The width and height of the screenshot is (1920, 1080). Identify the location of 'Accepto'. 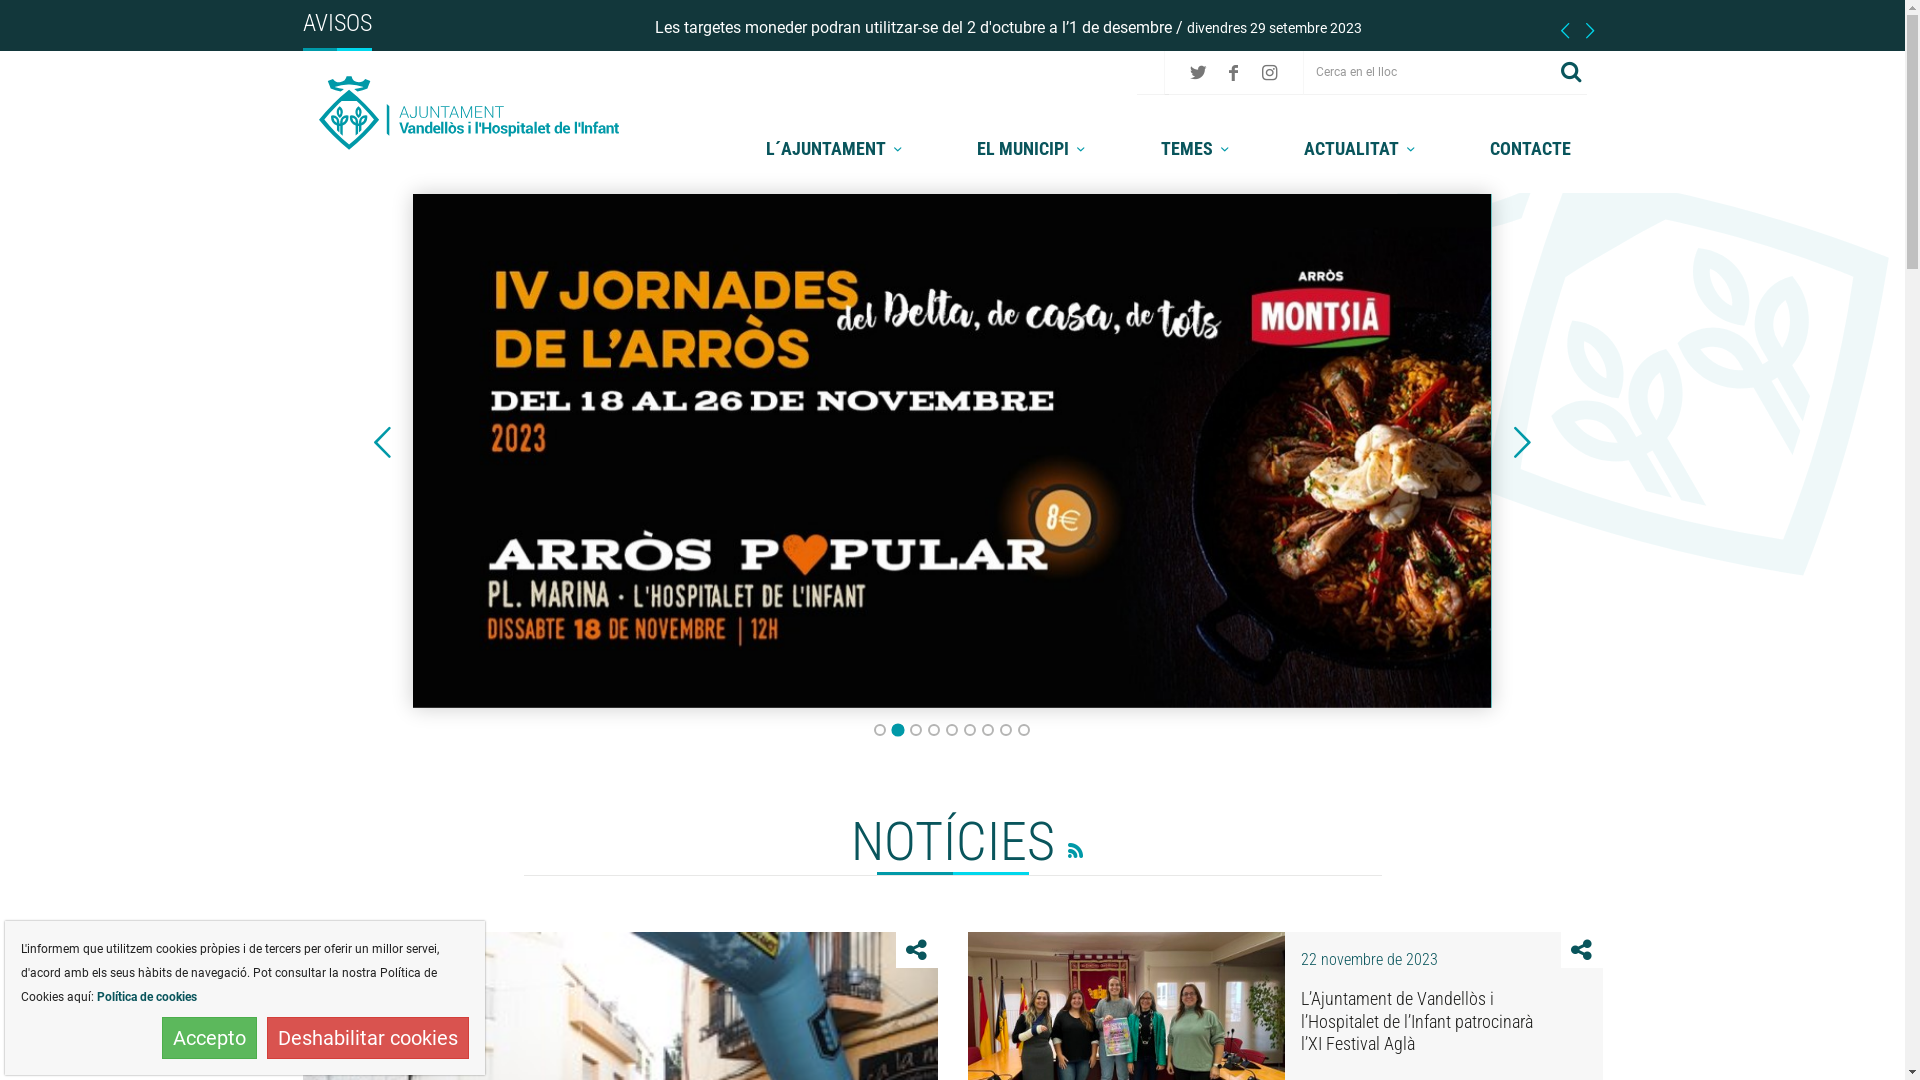
(209, 1036).